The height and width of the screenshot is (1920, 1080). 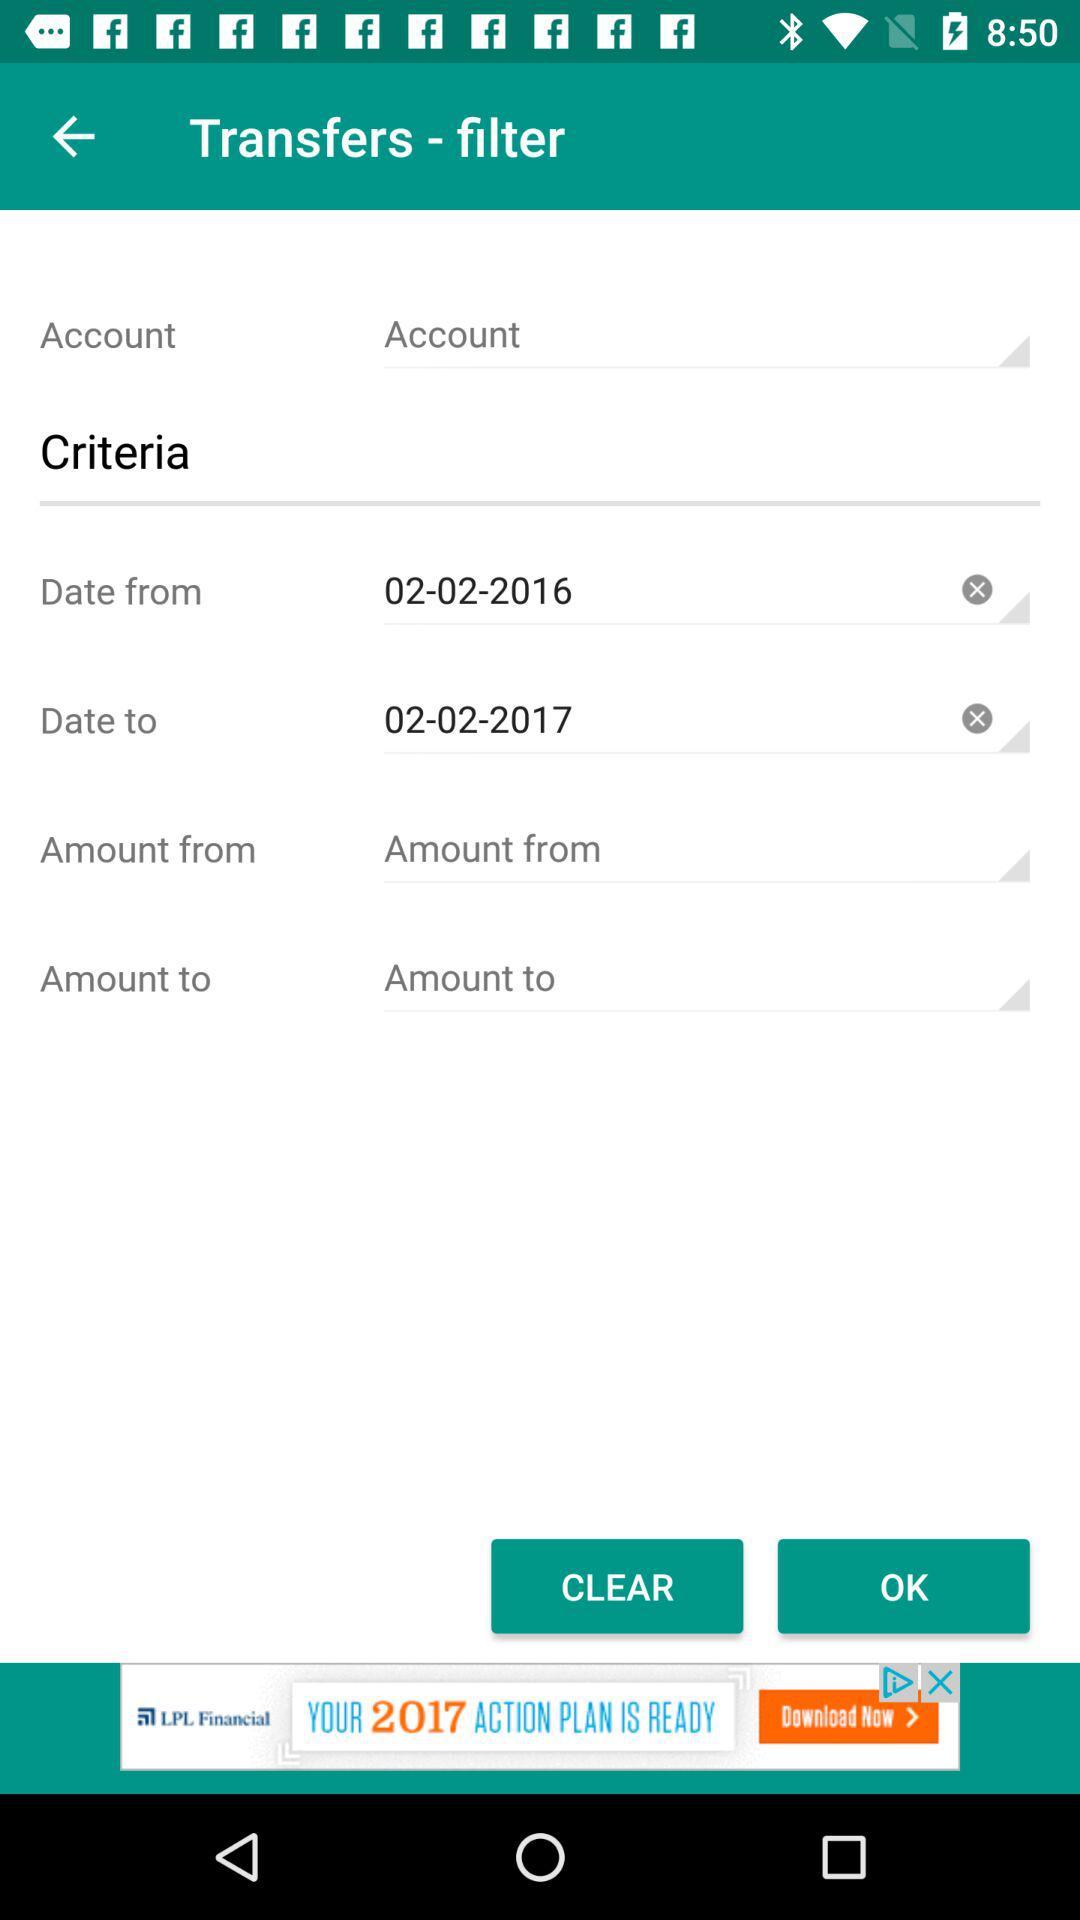 I want to click on input account information, so click(x=705, y=334).